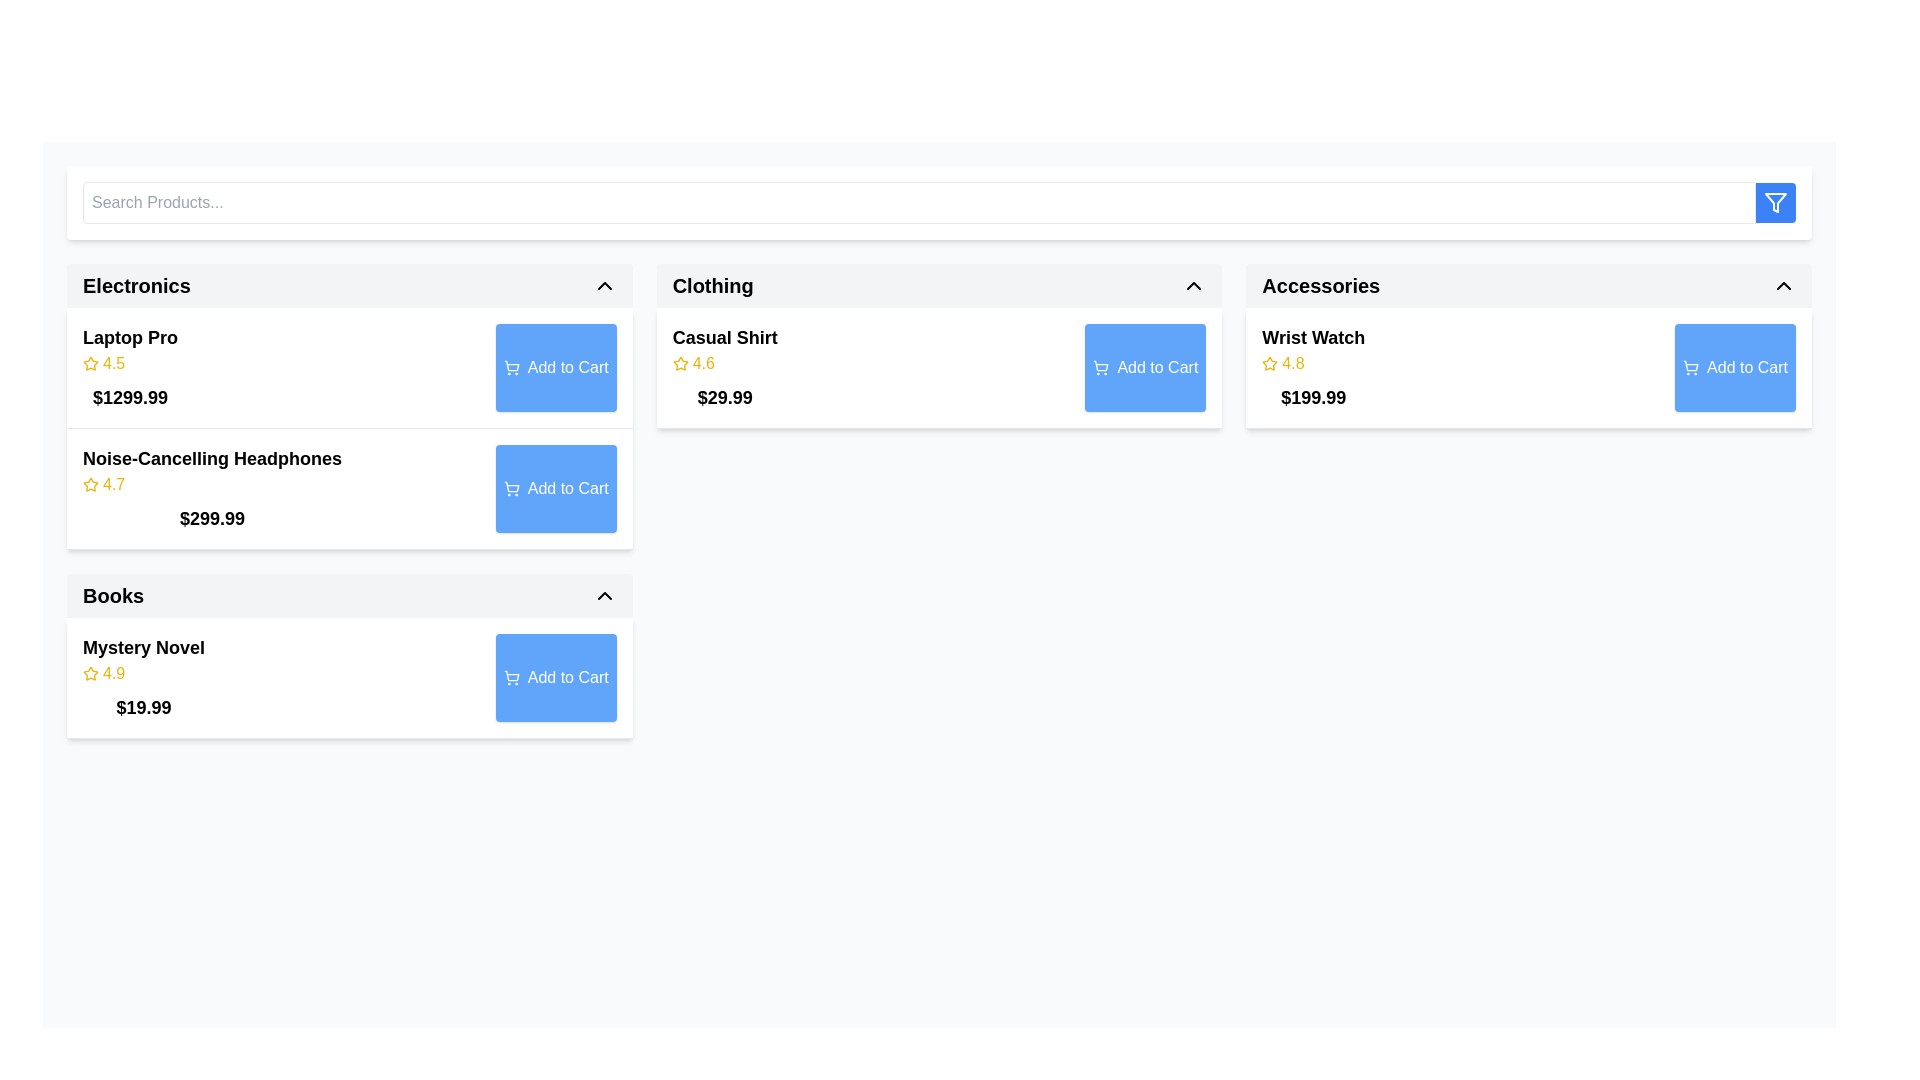 This screenshot has width=1920, height=1080. I want to click on the product listing component displaying 'Casual Shirt' with a rating of 4.6 and an 'Add to Cart' button, so click(938, 368).